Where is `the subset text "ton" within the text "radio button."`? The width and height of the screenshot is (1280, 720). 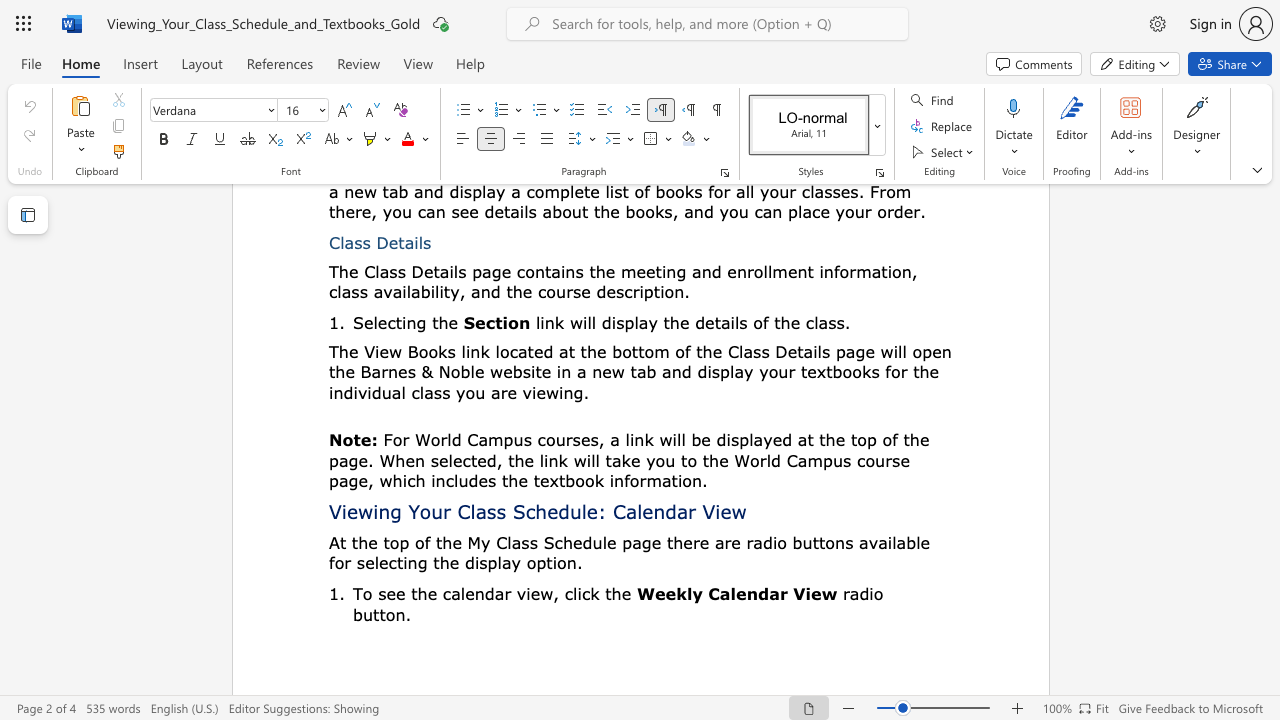 the subset text "ton" within the text "radio button." is located at coordinates (379, 613).